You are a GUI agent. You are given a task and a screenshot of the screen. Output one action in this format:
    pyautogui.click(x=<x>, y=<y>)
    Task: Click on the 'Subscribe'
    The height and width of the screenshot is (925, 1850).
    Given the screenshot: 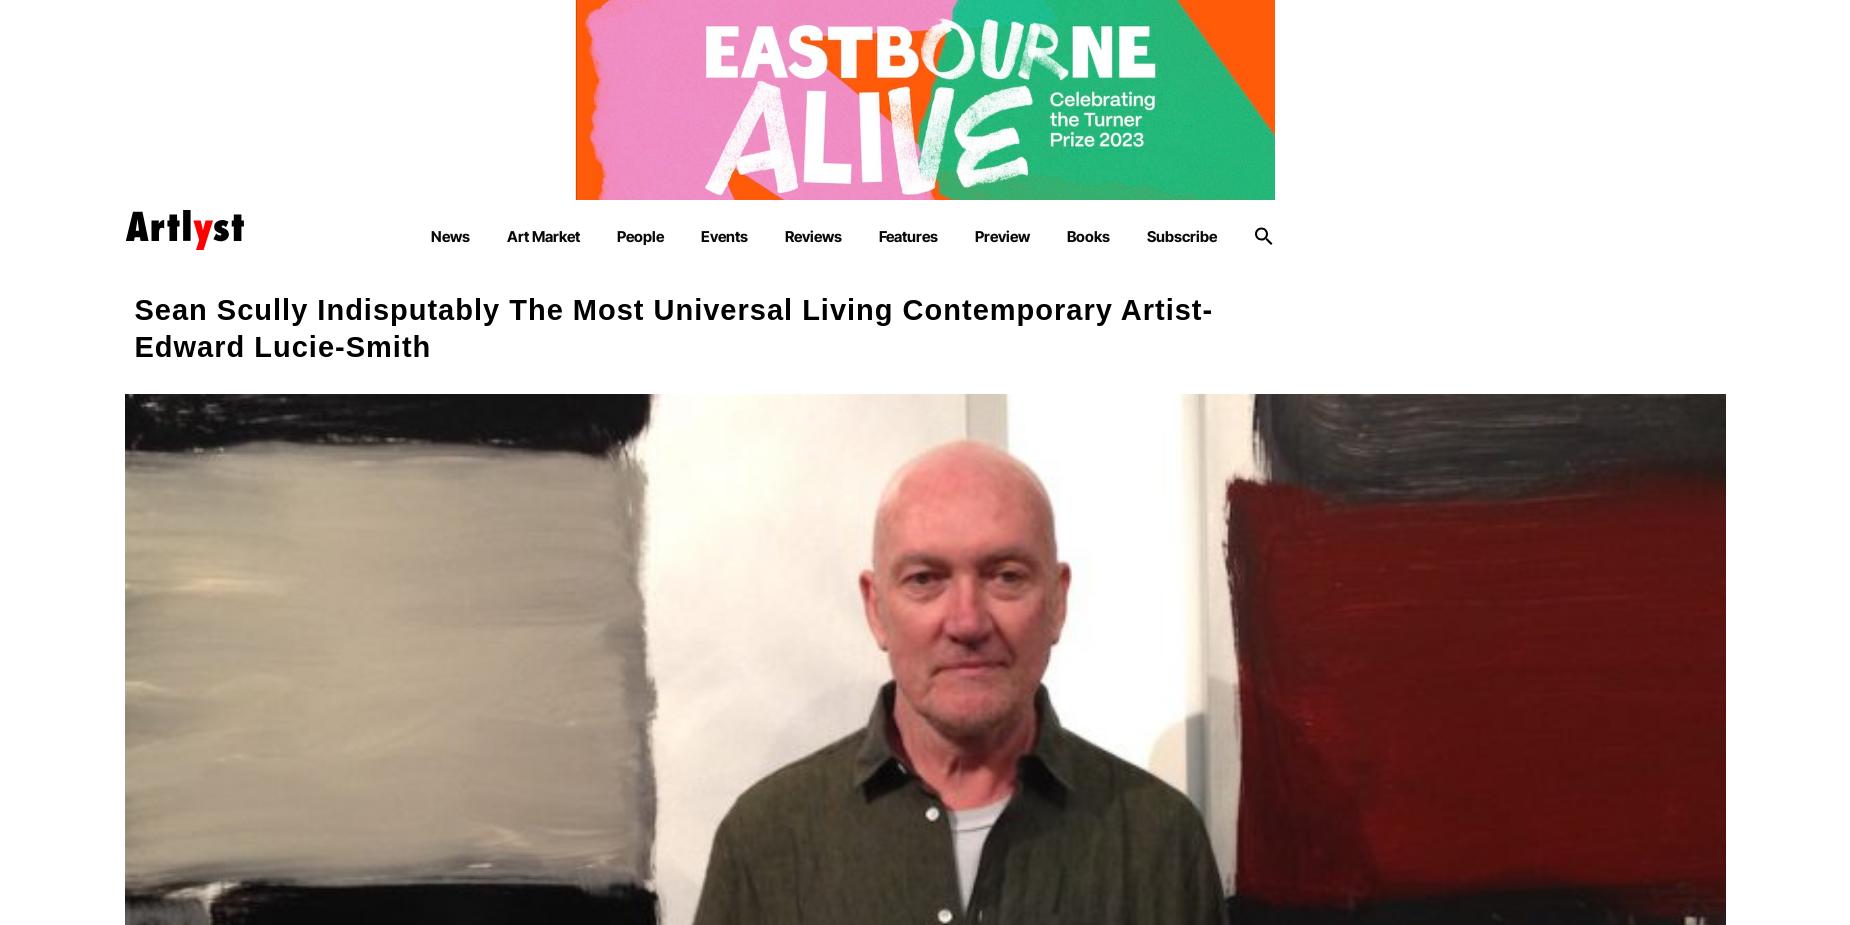 What is the action you would take?
    pyautogui.click(x=1145, y=235)
    